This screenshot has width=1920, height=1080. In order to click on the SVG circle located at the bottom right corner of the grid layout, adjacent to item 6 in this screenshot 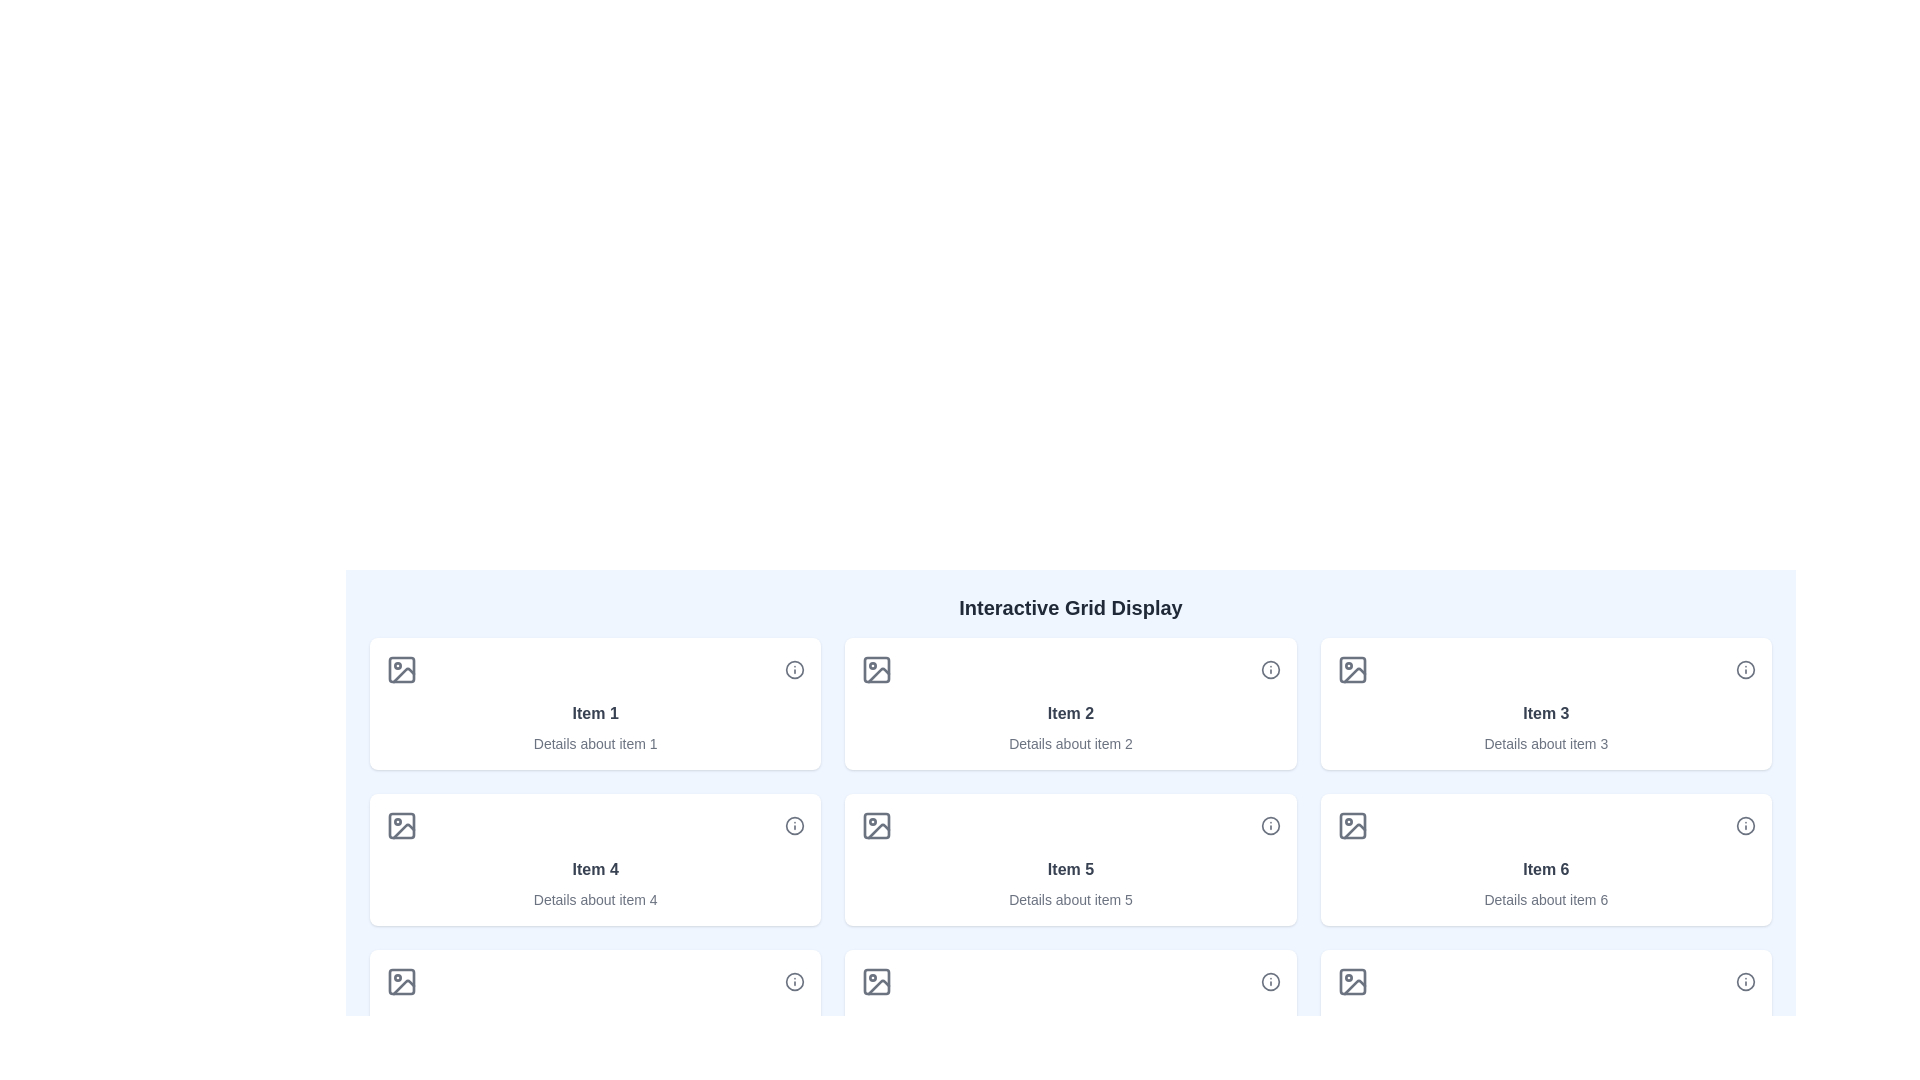, I will do `click(1269, 981)`.